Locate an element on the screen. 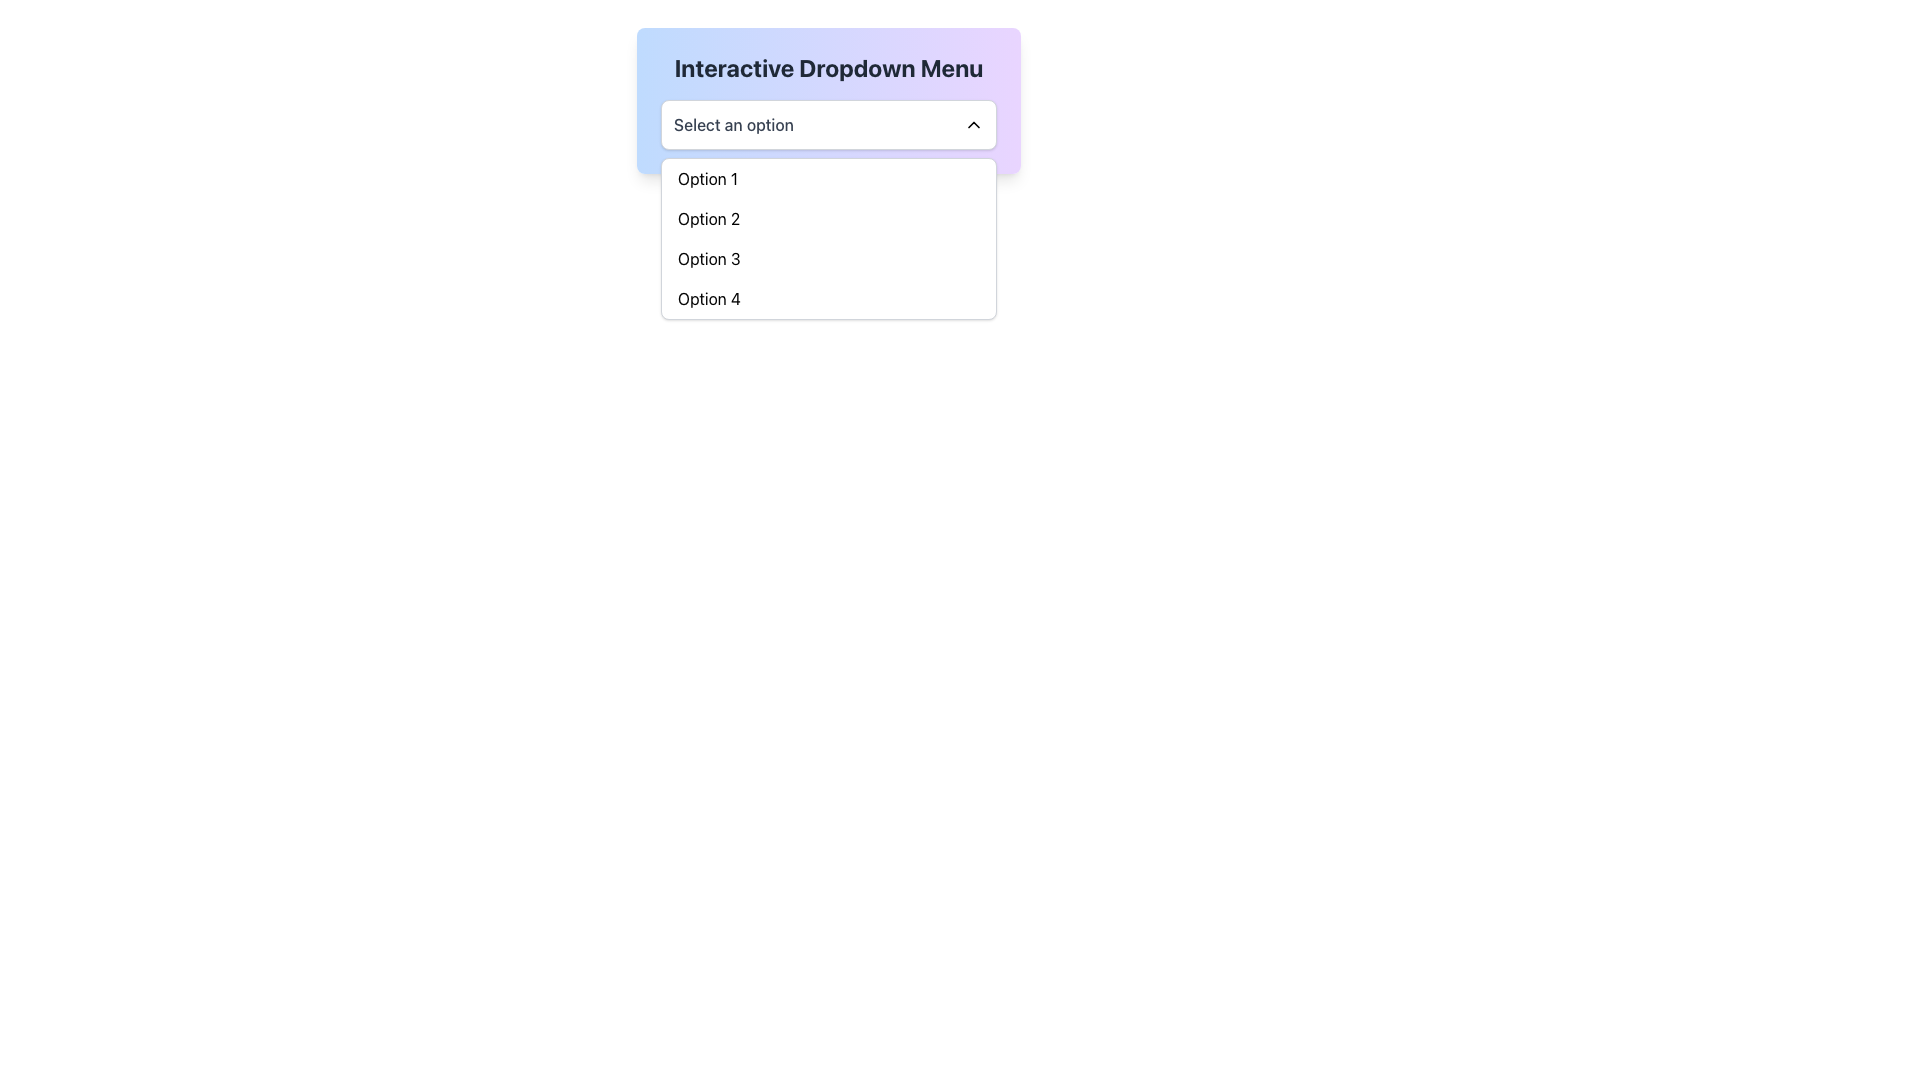 The image size is (1920, 1080). the static text label that prompts the user to select an item from the dropdown menu, located to the left of the dropdown arrow icon is located at coordinates (733, 124).